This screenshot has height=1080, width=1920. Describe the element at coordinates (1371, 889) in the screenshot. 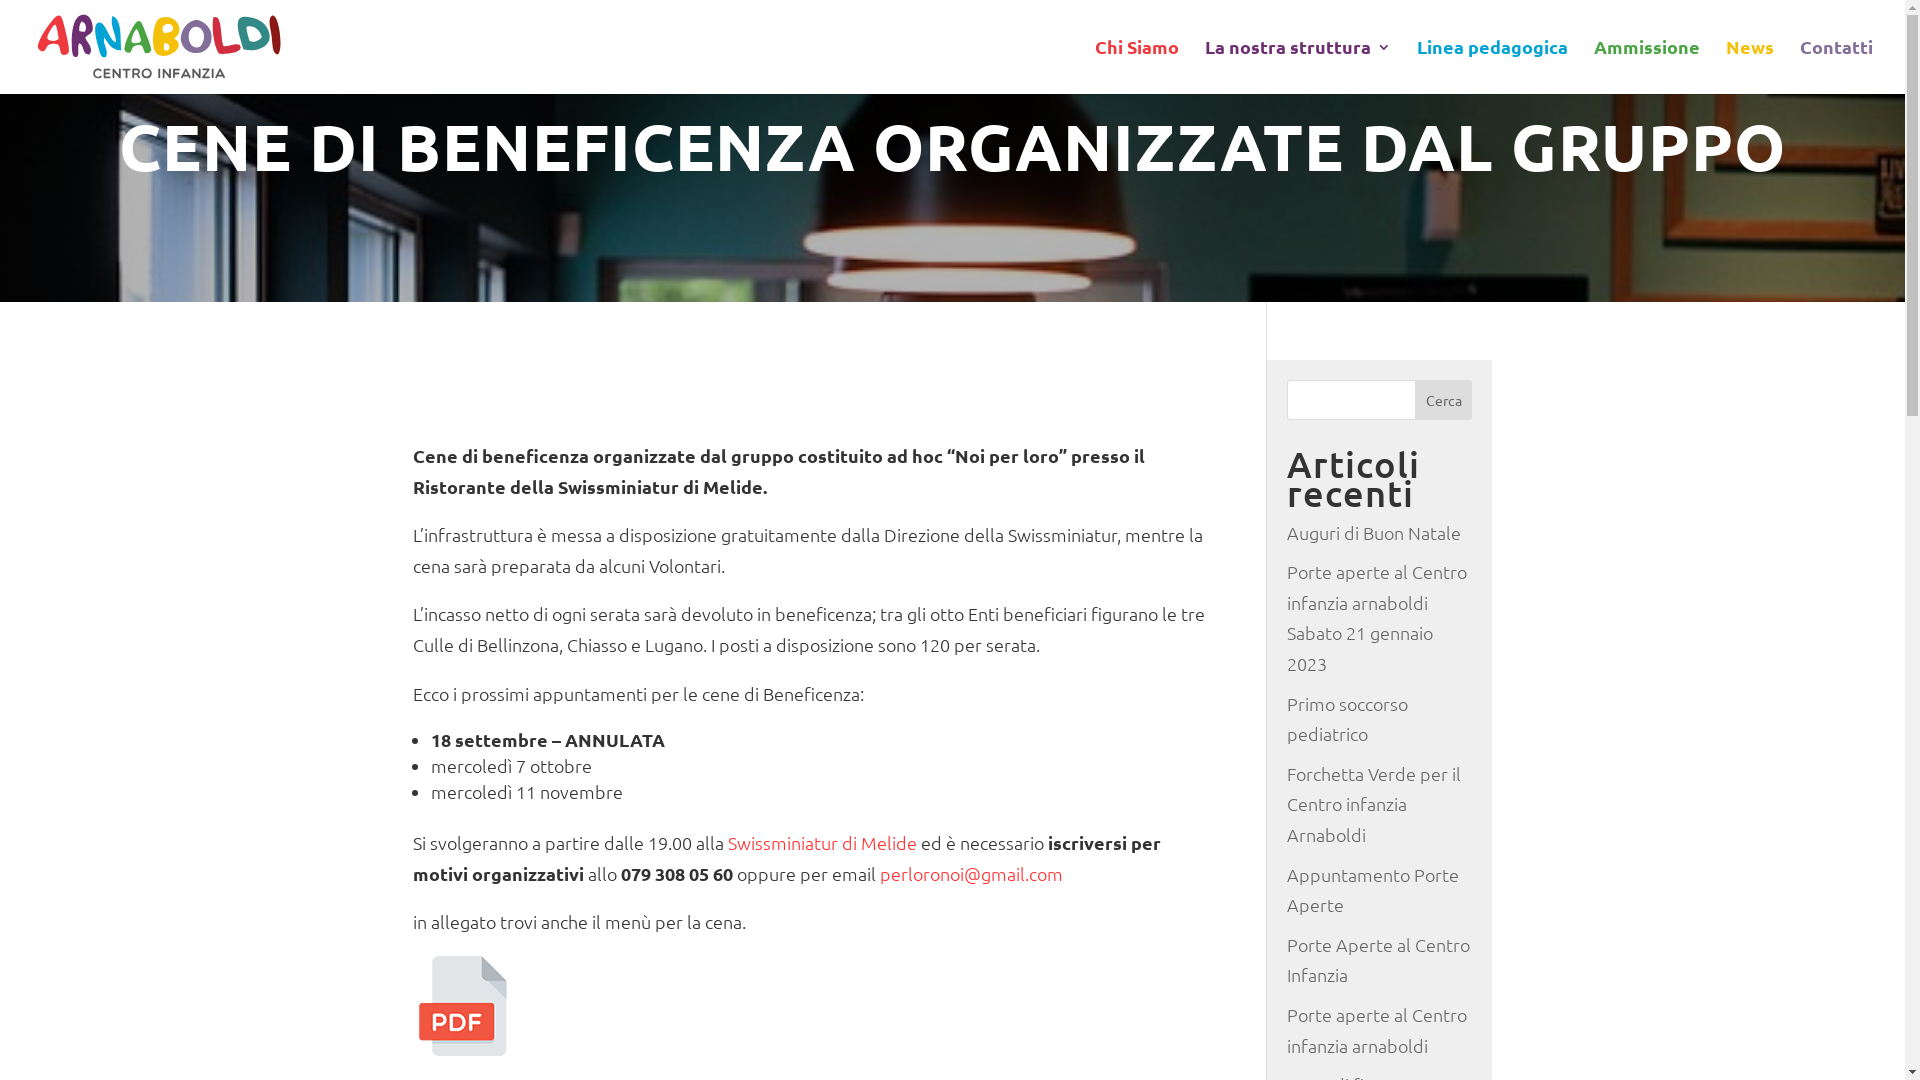

I see `'Appuntamento Porte Aperte'` at that location.